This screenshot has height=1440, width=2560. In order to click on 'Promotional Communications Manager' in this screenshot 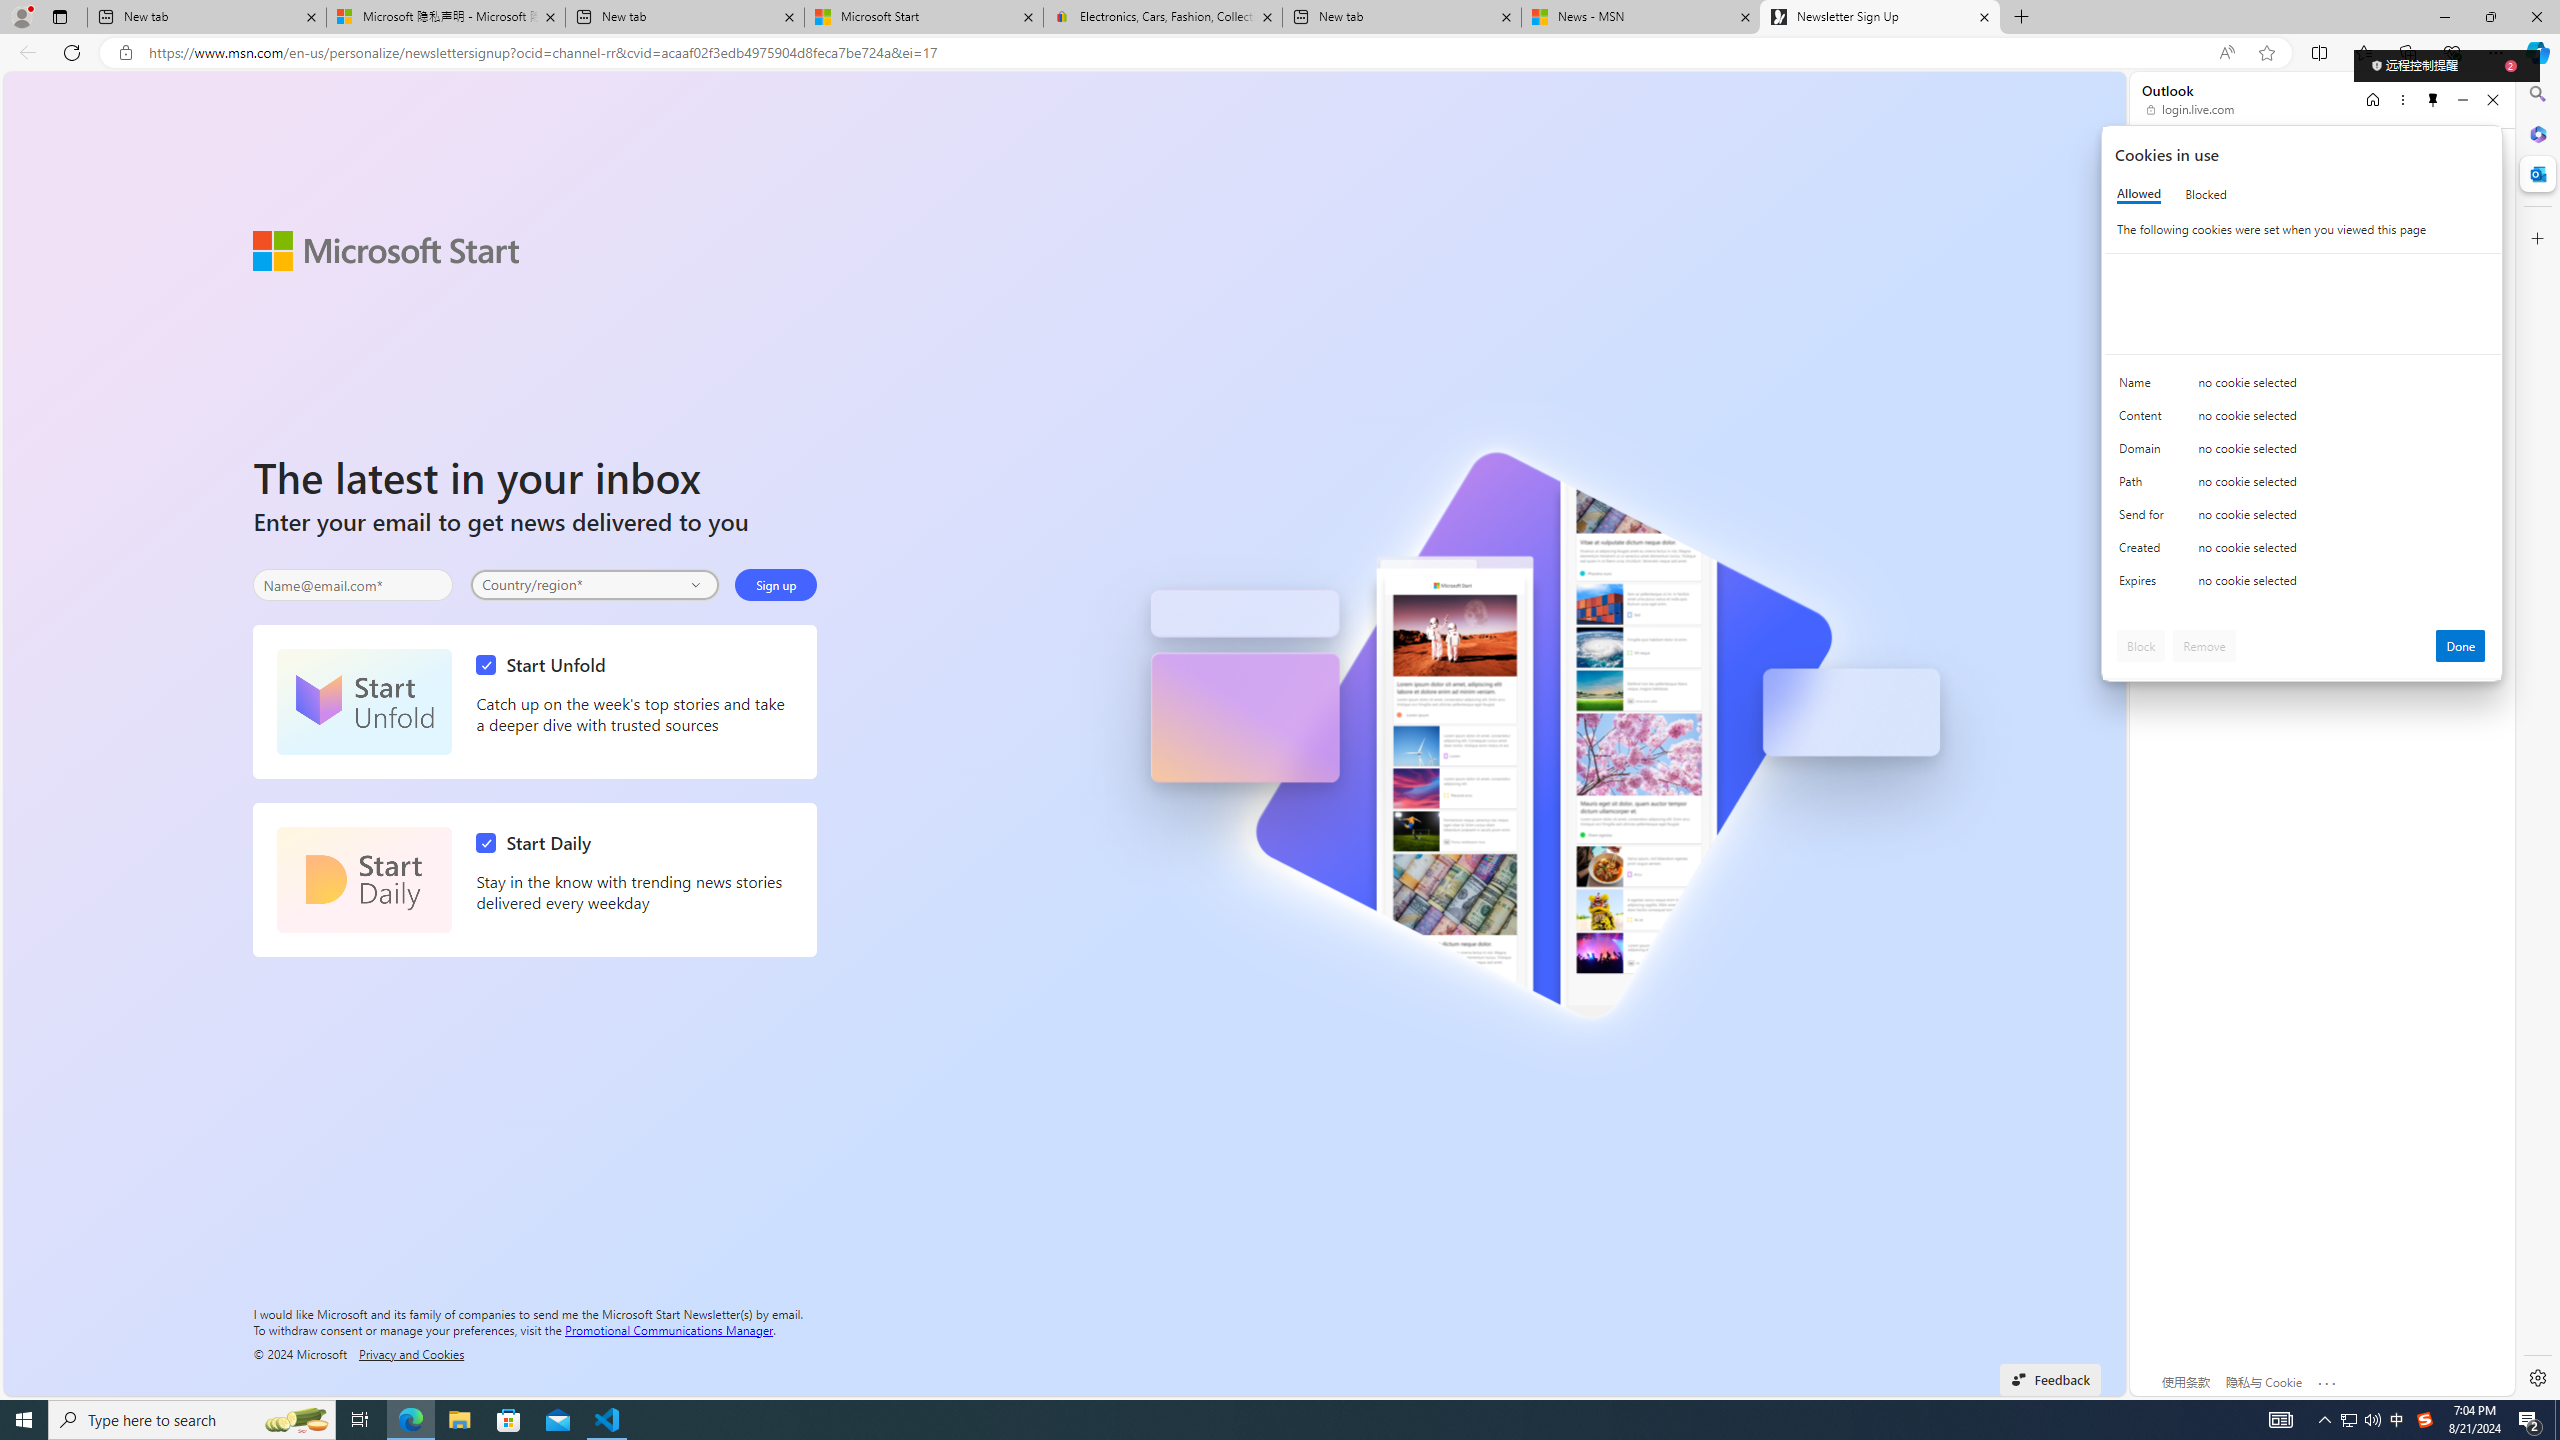, I will do `click(668, 1328)`.